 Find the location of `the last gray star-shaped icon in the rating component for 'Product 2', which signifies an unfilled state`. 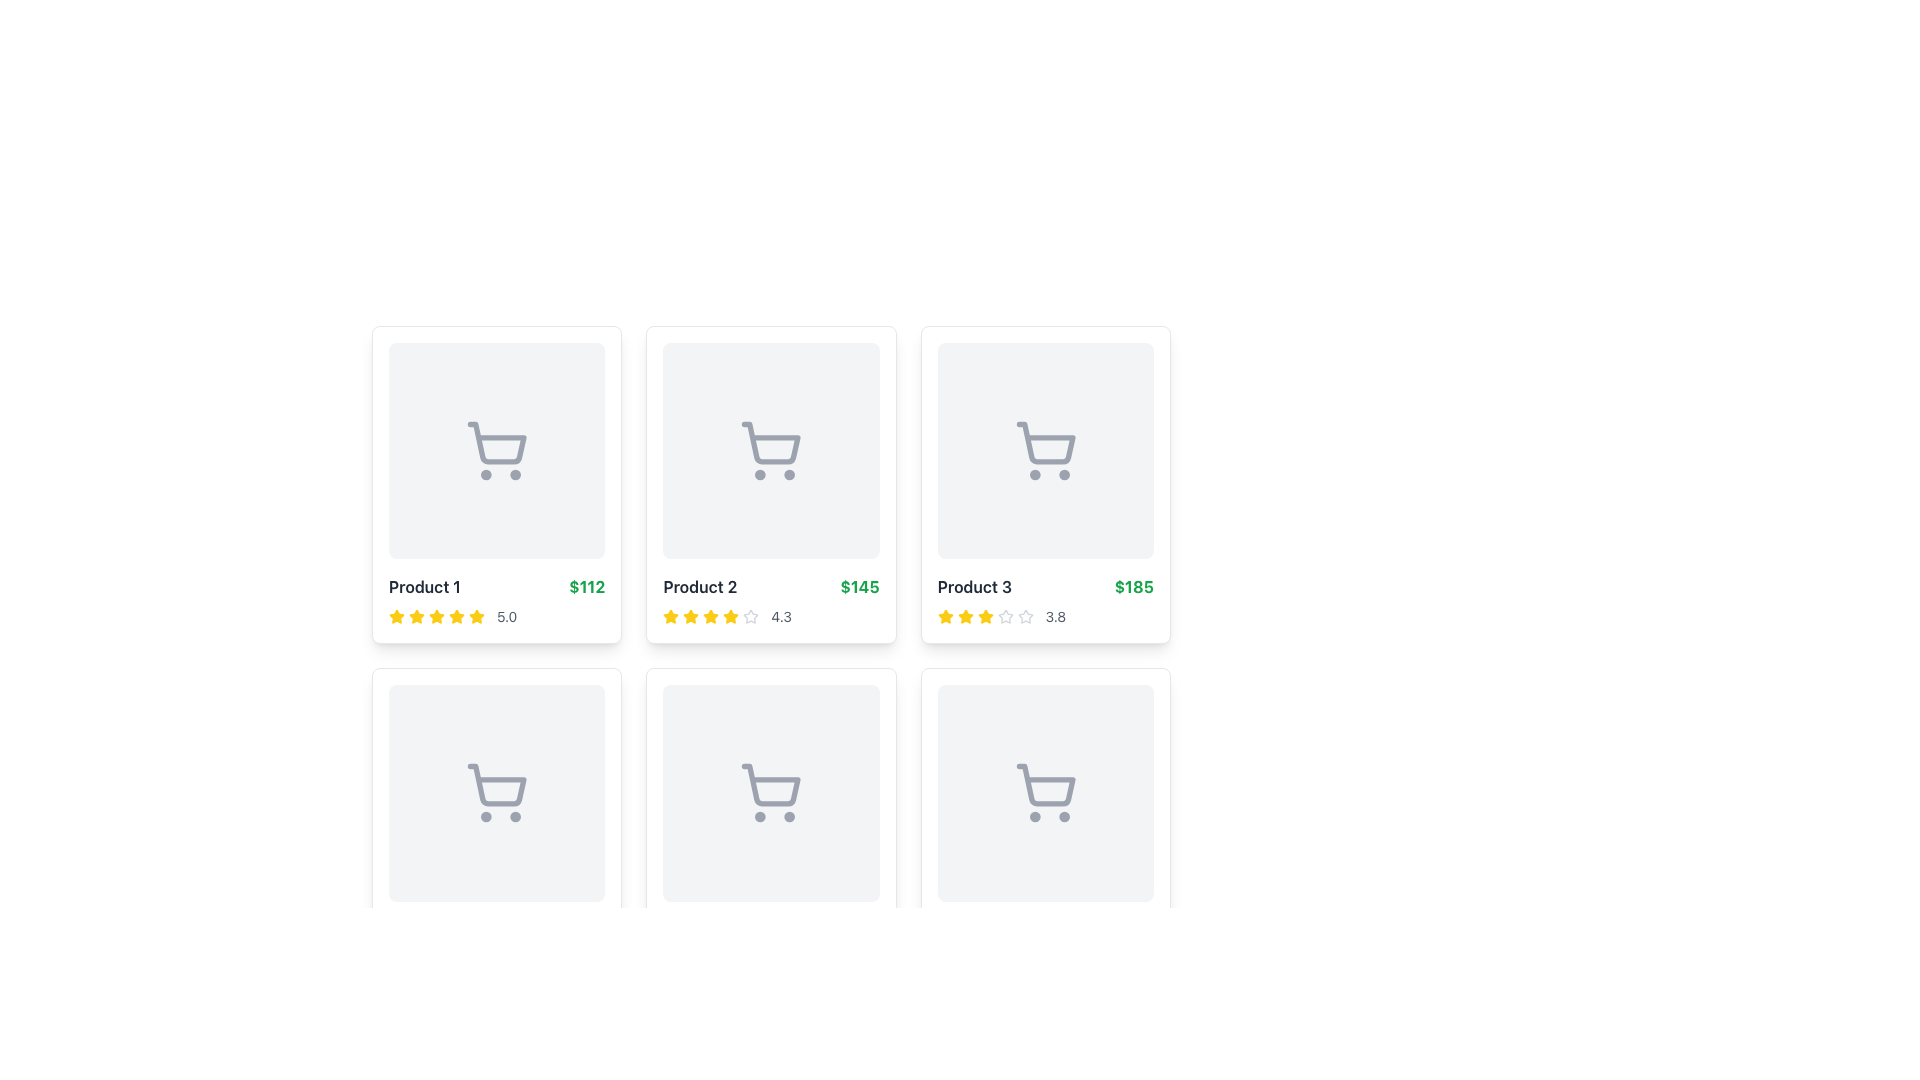

the last gray star-shaped icon in the rating component for 'Product 2', which signifies an unfilled state is located at coordinates (750, 616).